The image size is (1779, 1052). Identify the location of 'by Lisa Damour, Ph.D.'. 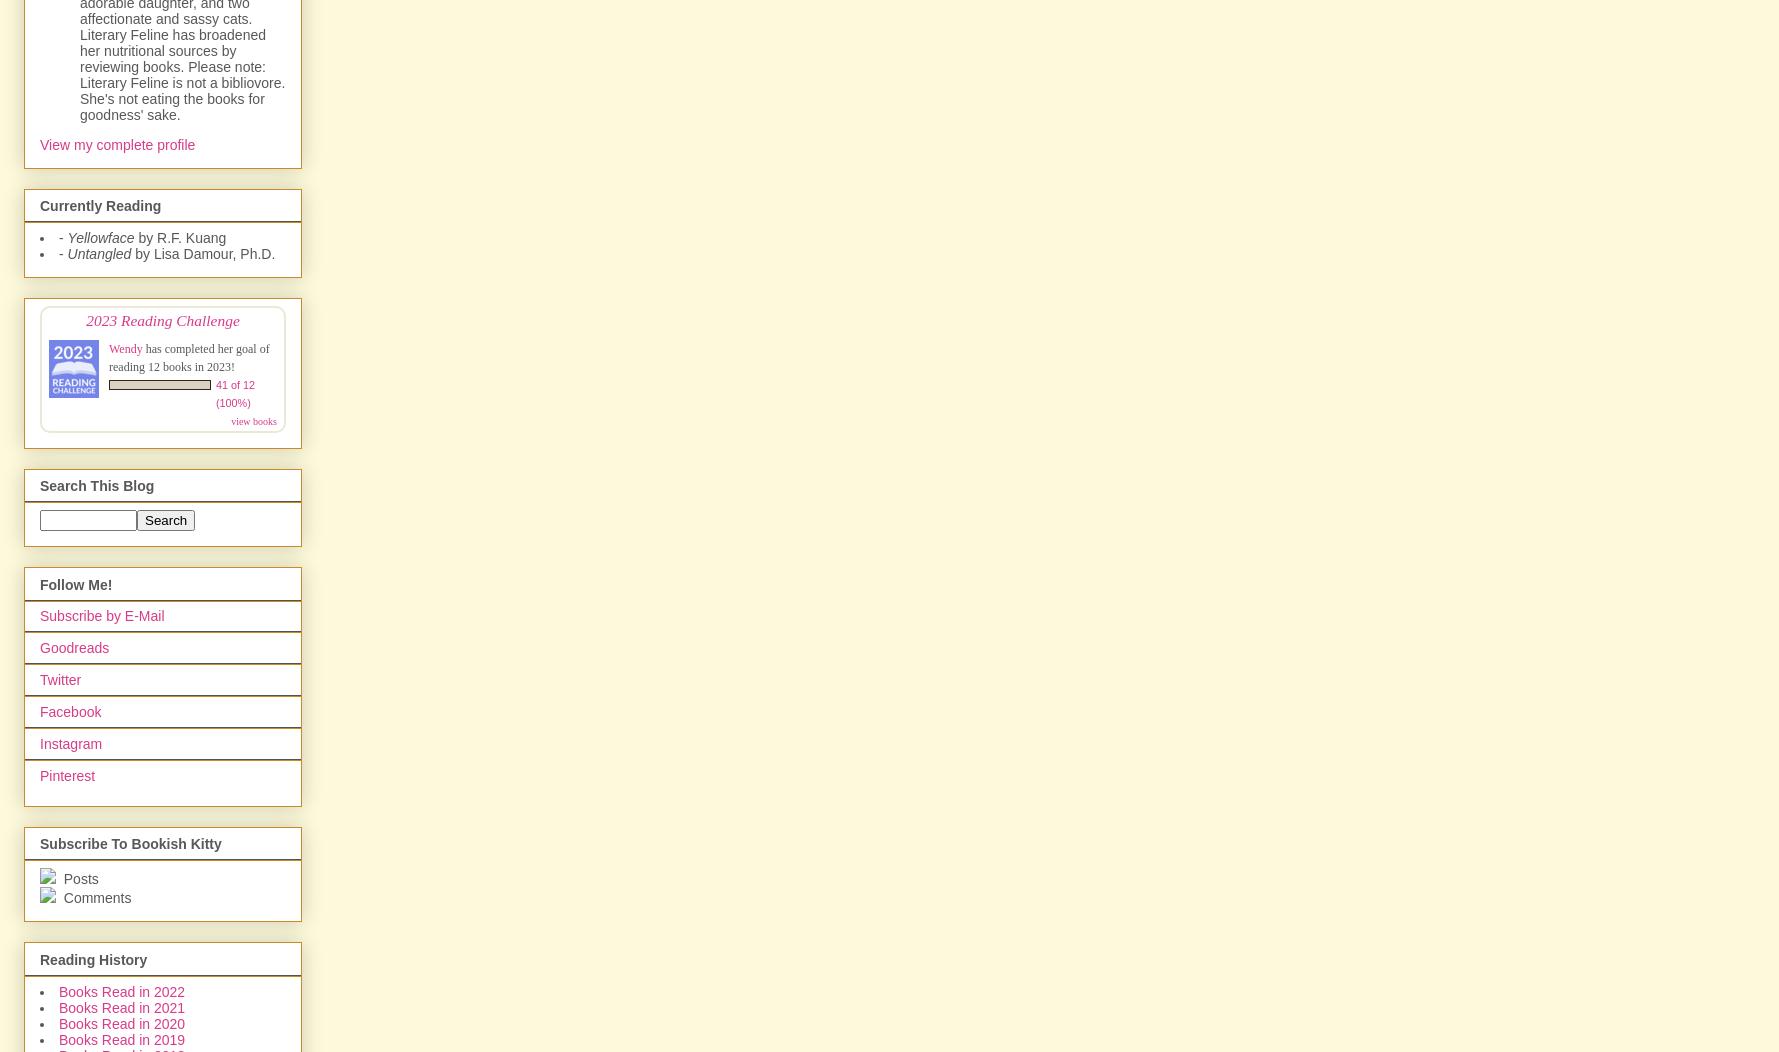
(202, 252).